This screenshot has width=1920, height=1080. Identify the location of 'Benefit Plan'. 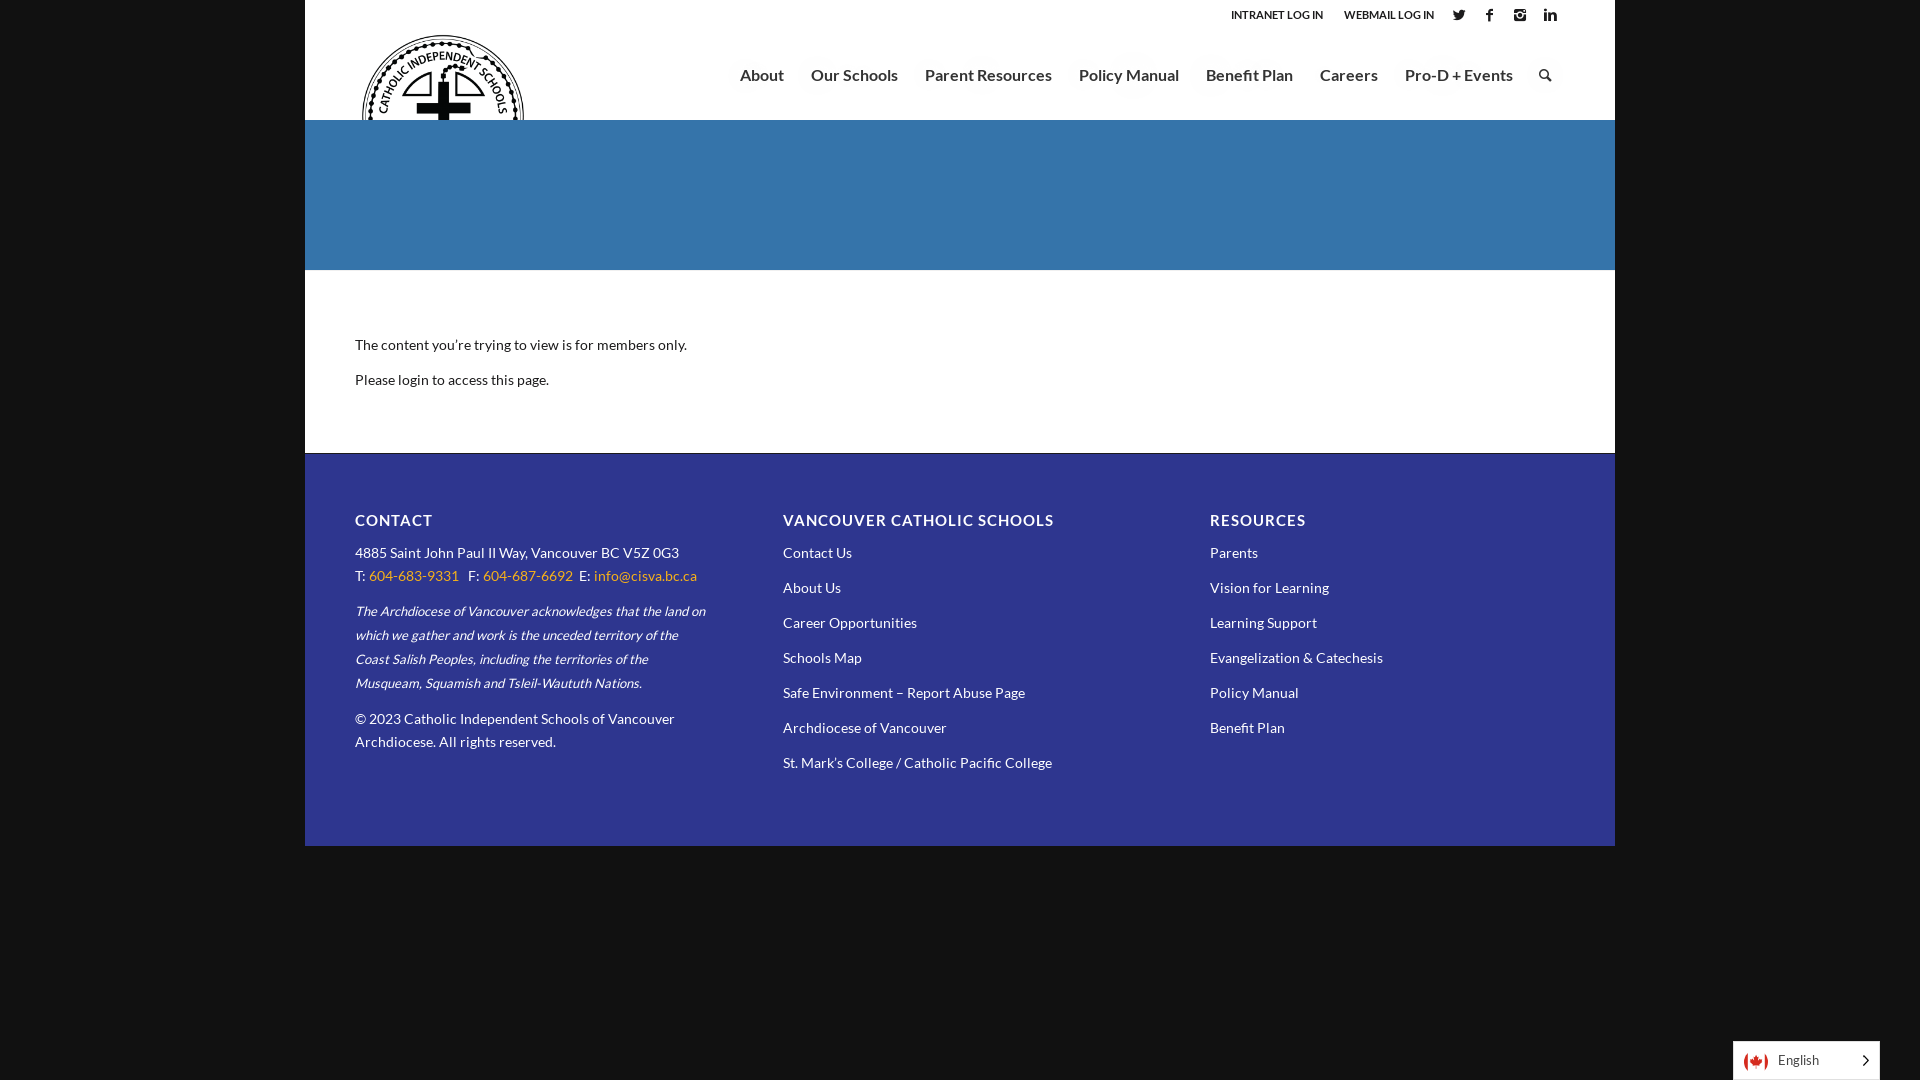
(1246, 727).